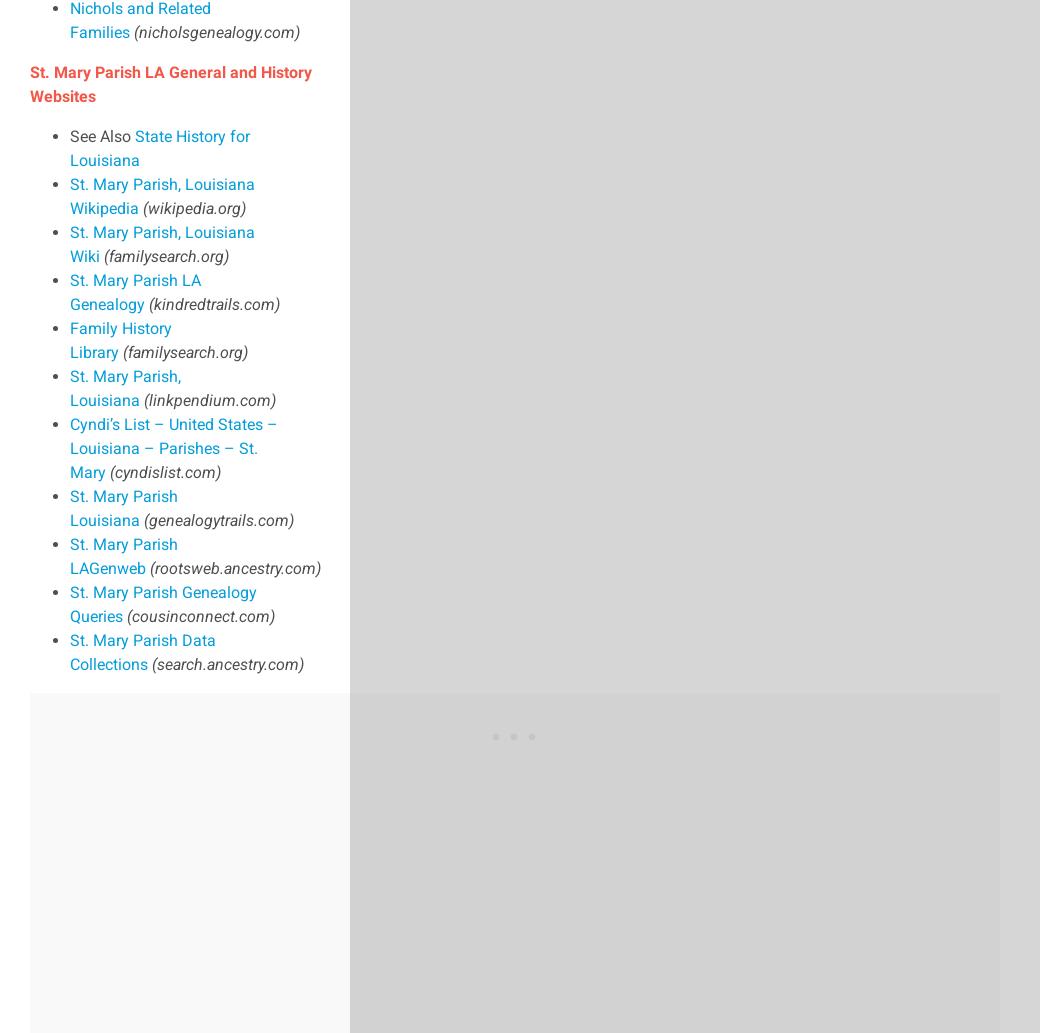  What do you see at coordinates (101, 135) in the screenshot?
I see `'See Also'` at bounding box center [101, 135].